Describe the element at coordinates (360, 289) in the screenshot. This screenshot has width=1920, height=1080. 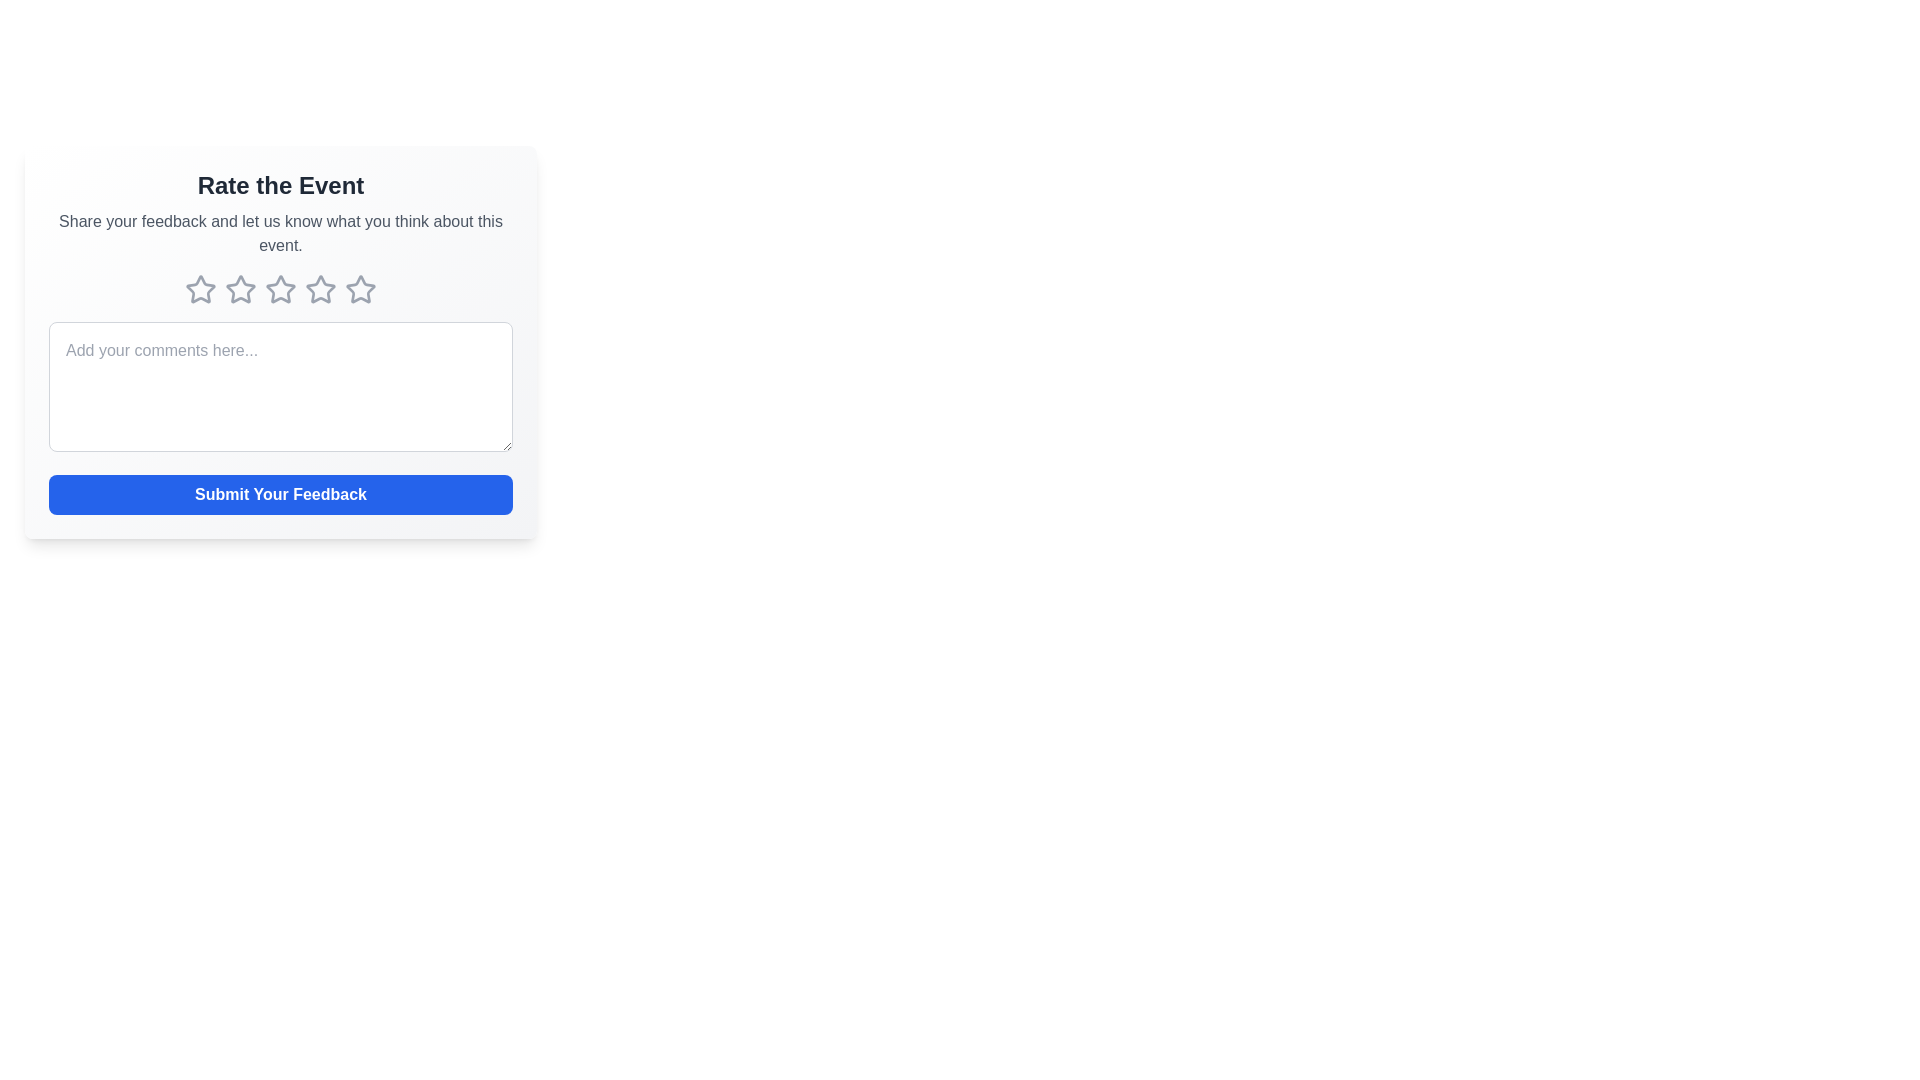
I see `the fifth star icon in the rating system` at that location.